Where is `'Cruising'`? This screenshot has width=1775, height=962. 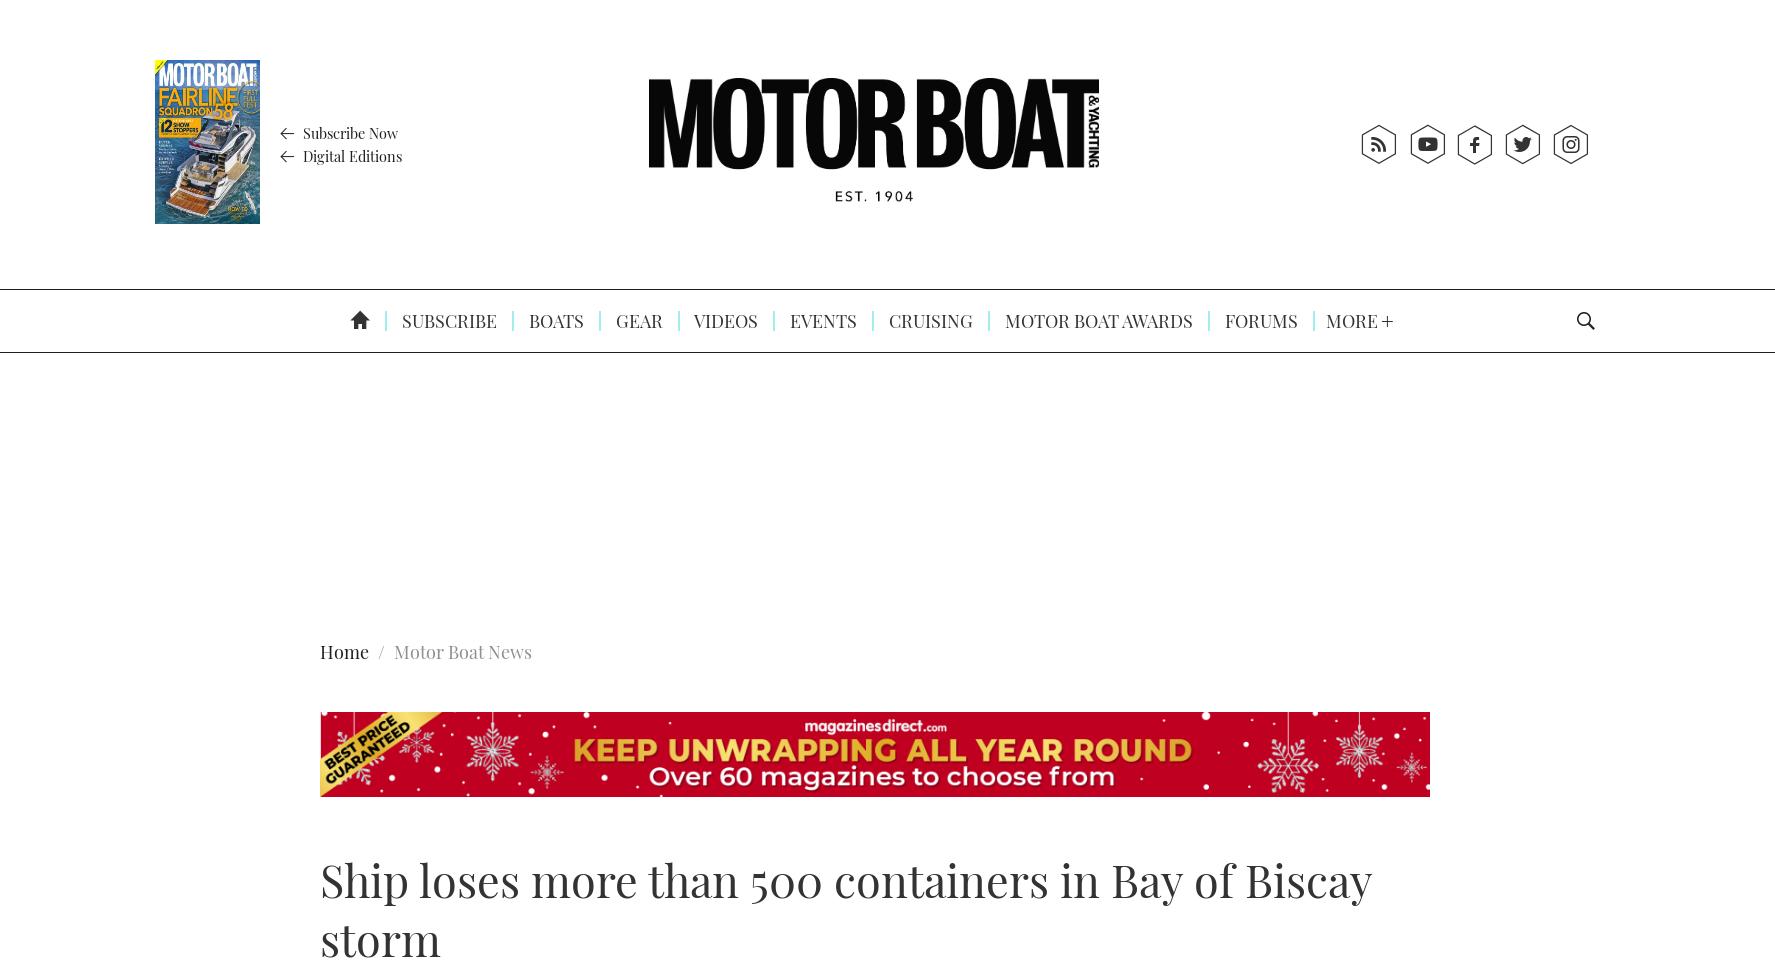
'Cruising' is located at coordinates (927, 320).